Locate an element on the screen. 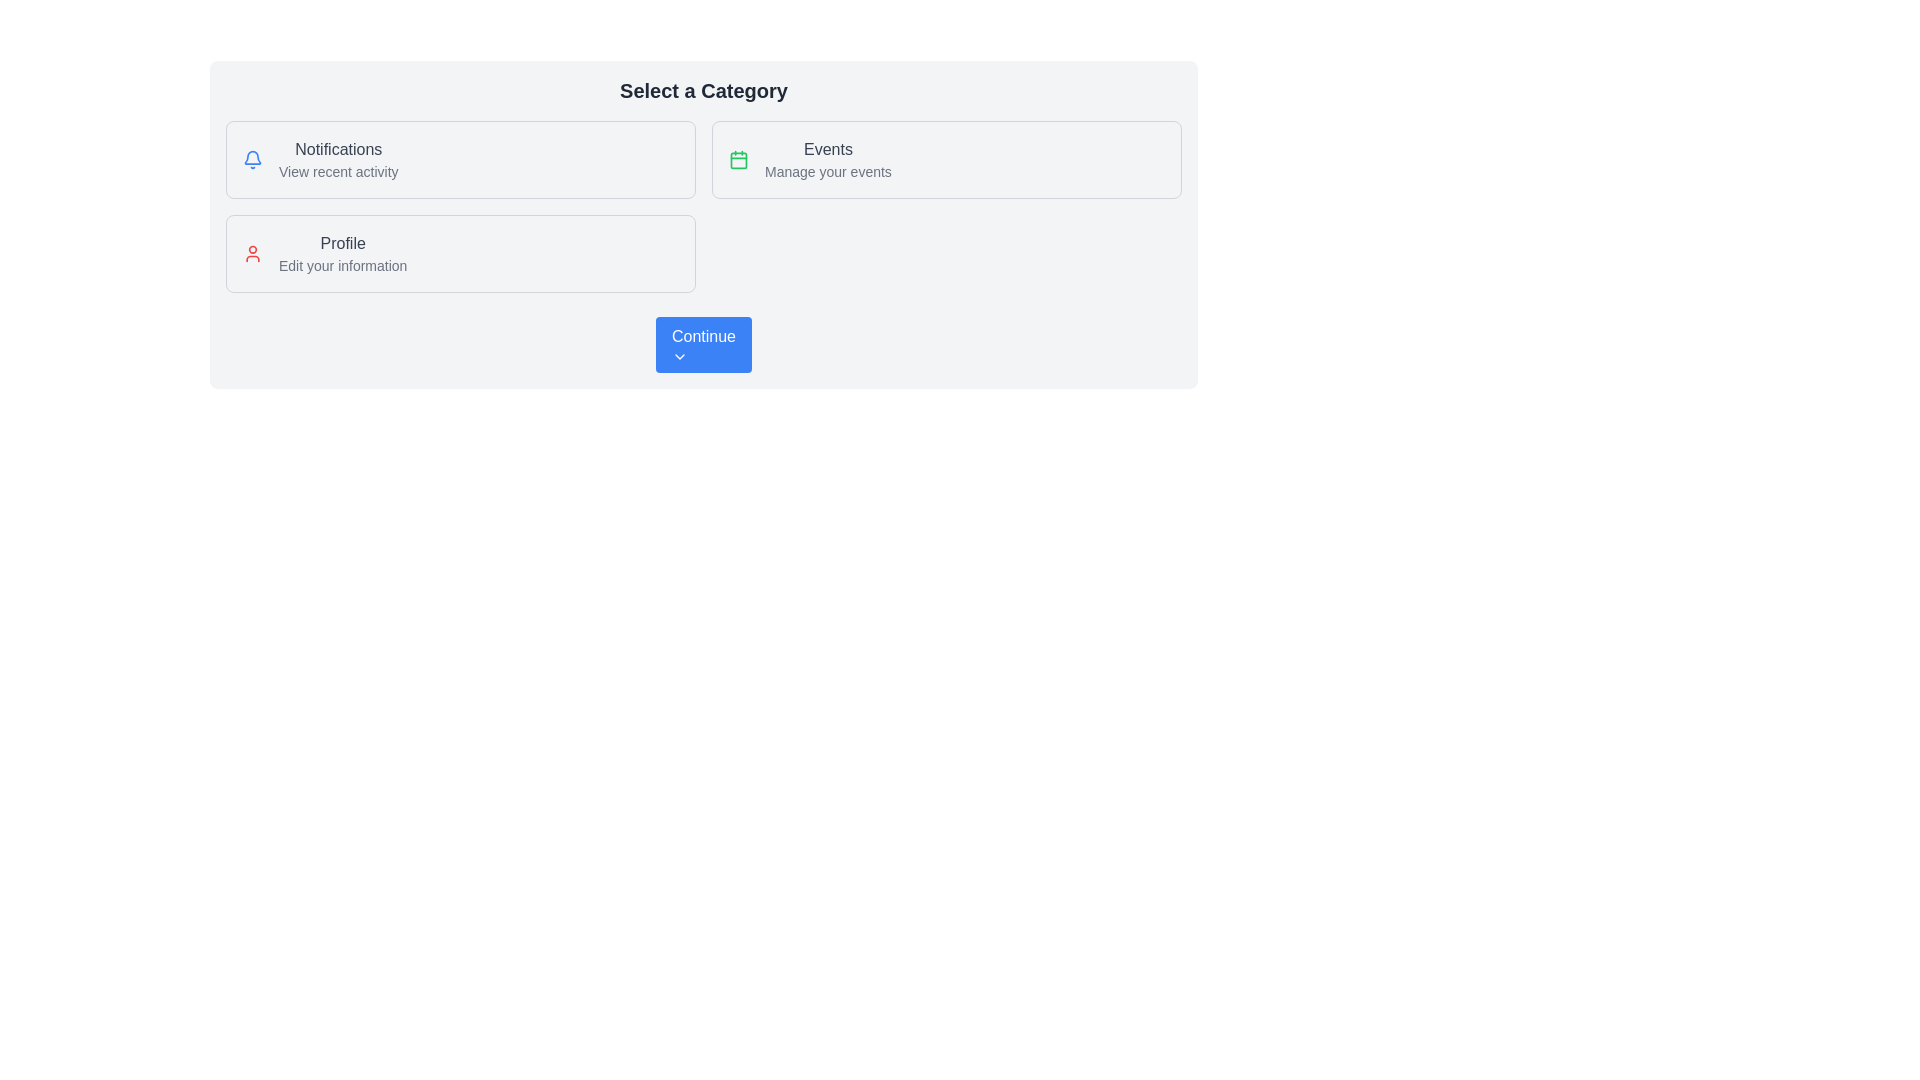  the button with a dropdown indicator located at the bottom center of the 'Select a Category' section is located at coordinates (704, 343).